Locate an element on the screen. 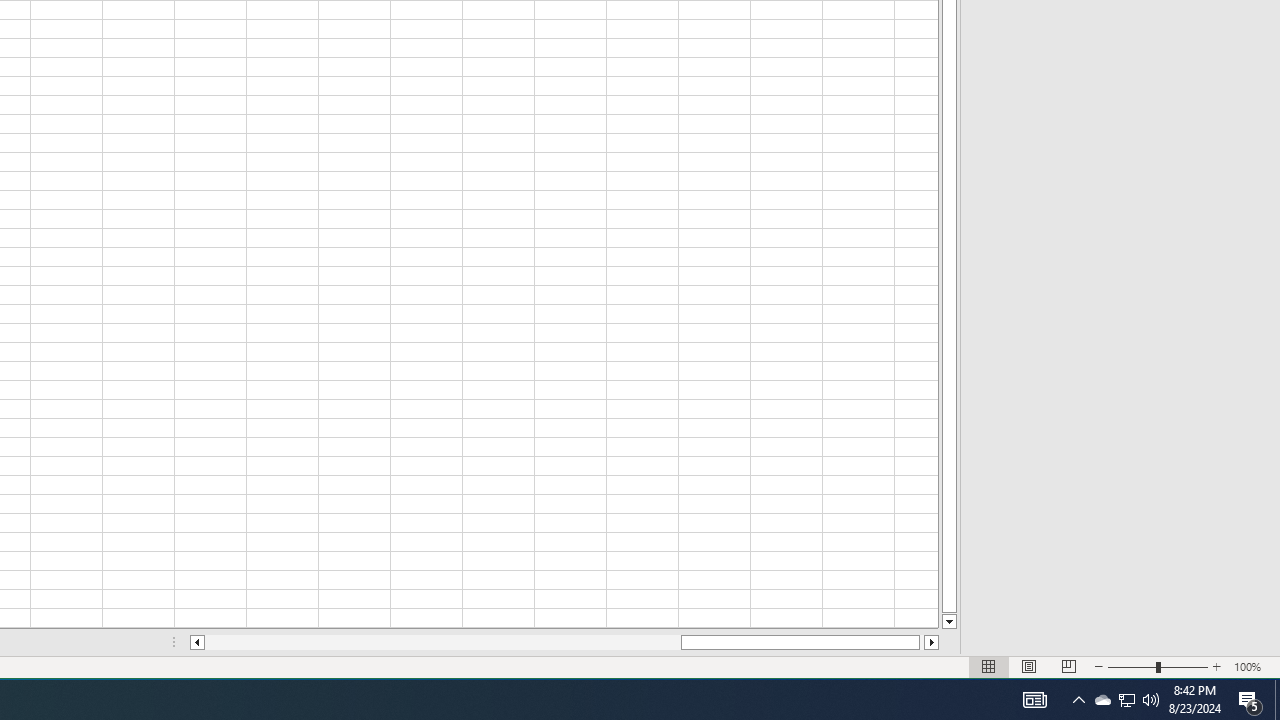  'AutomationID: 4105' is located at coordinates (1034, 698).